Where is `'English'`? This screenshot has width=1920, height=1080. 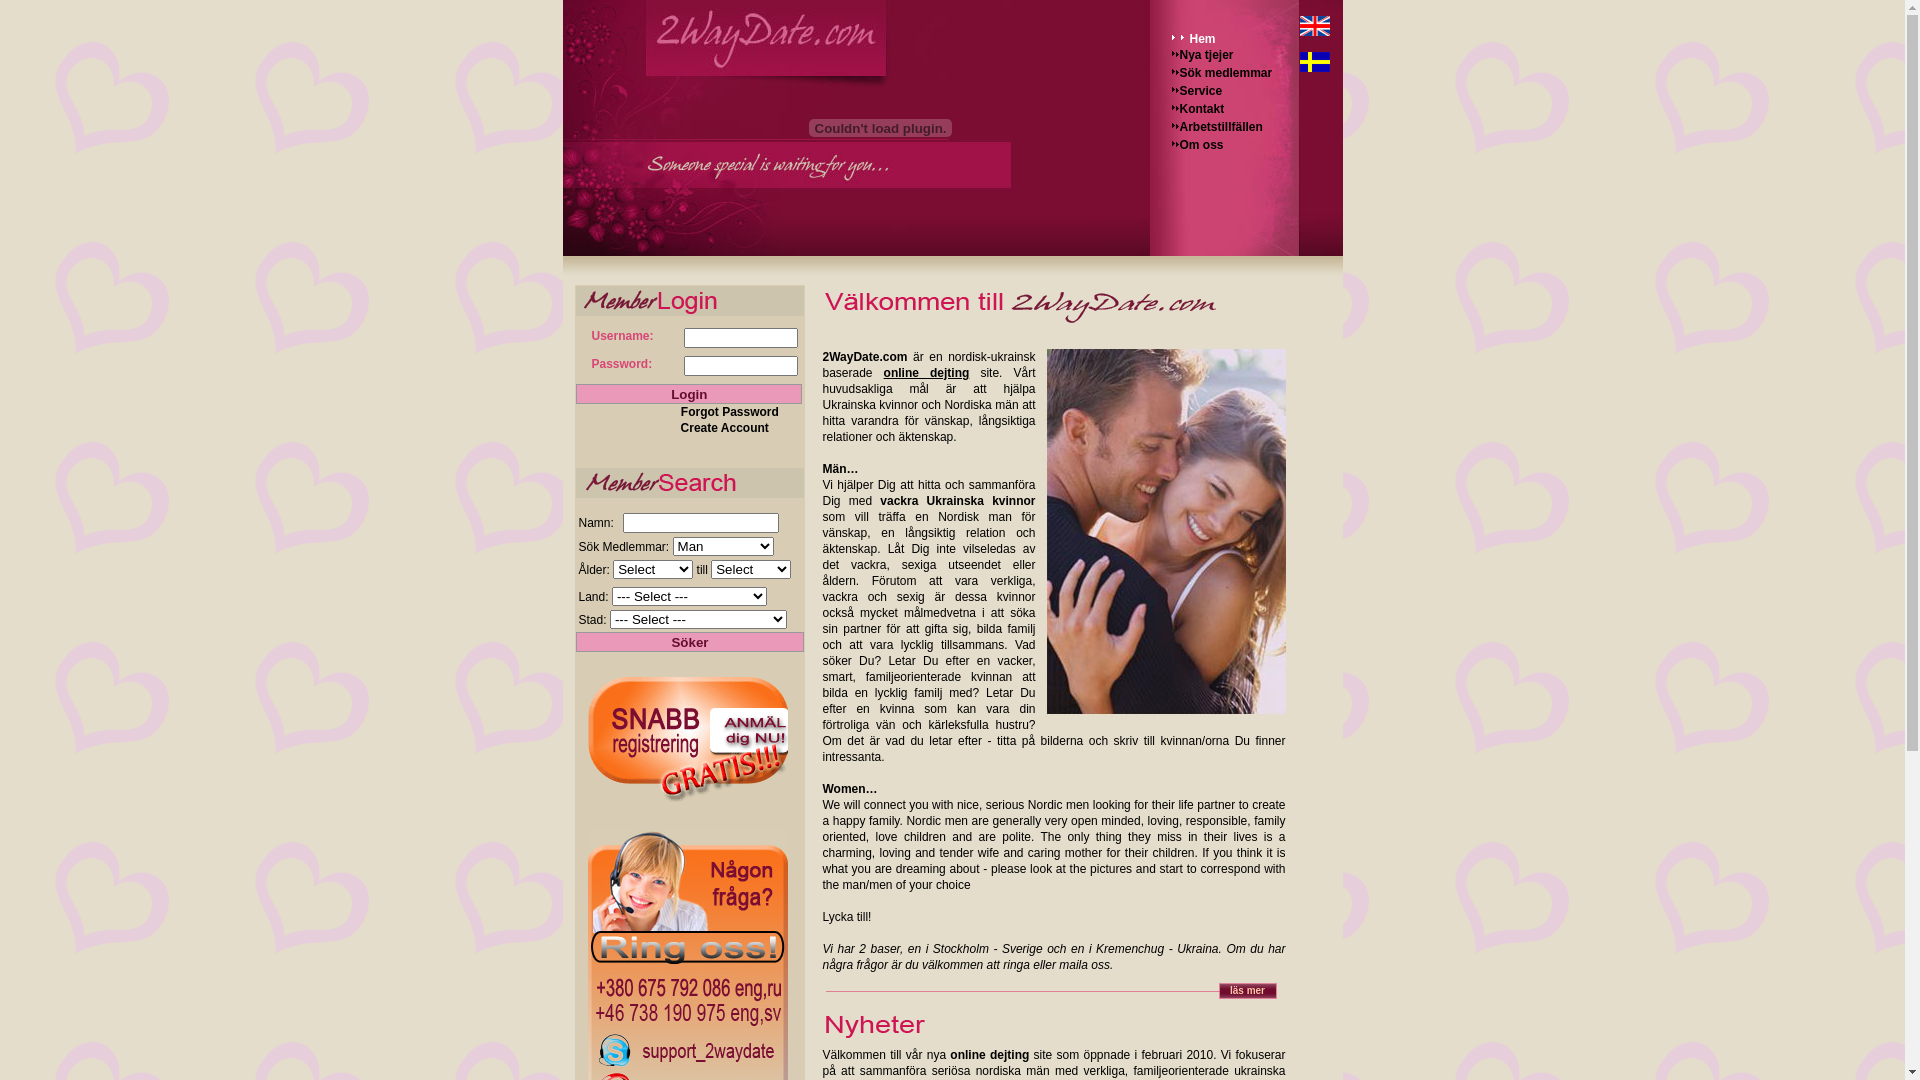
'English' is located at coordinates (1300, 26).